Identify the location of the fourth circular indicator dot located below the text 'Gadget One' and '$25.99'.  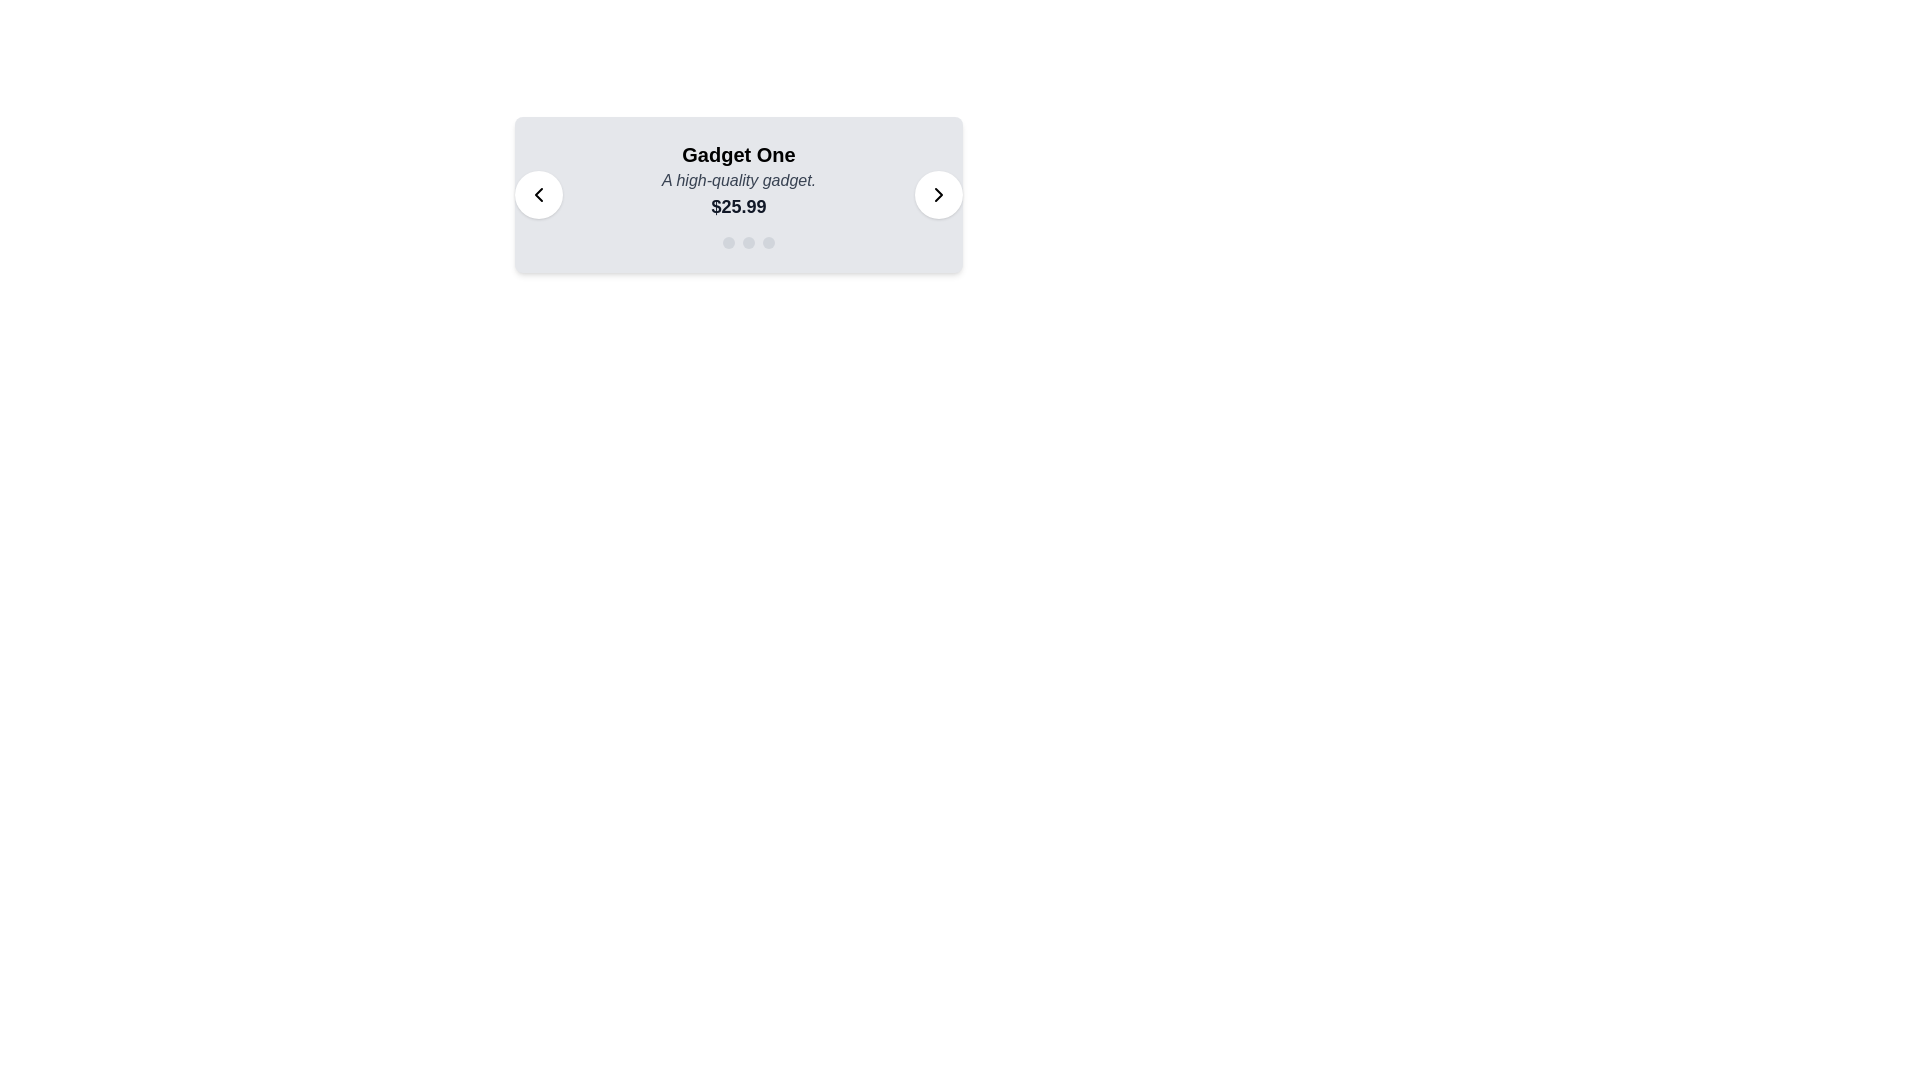
(767, 242).